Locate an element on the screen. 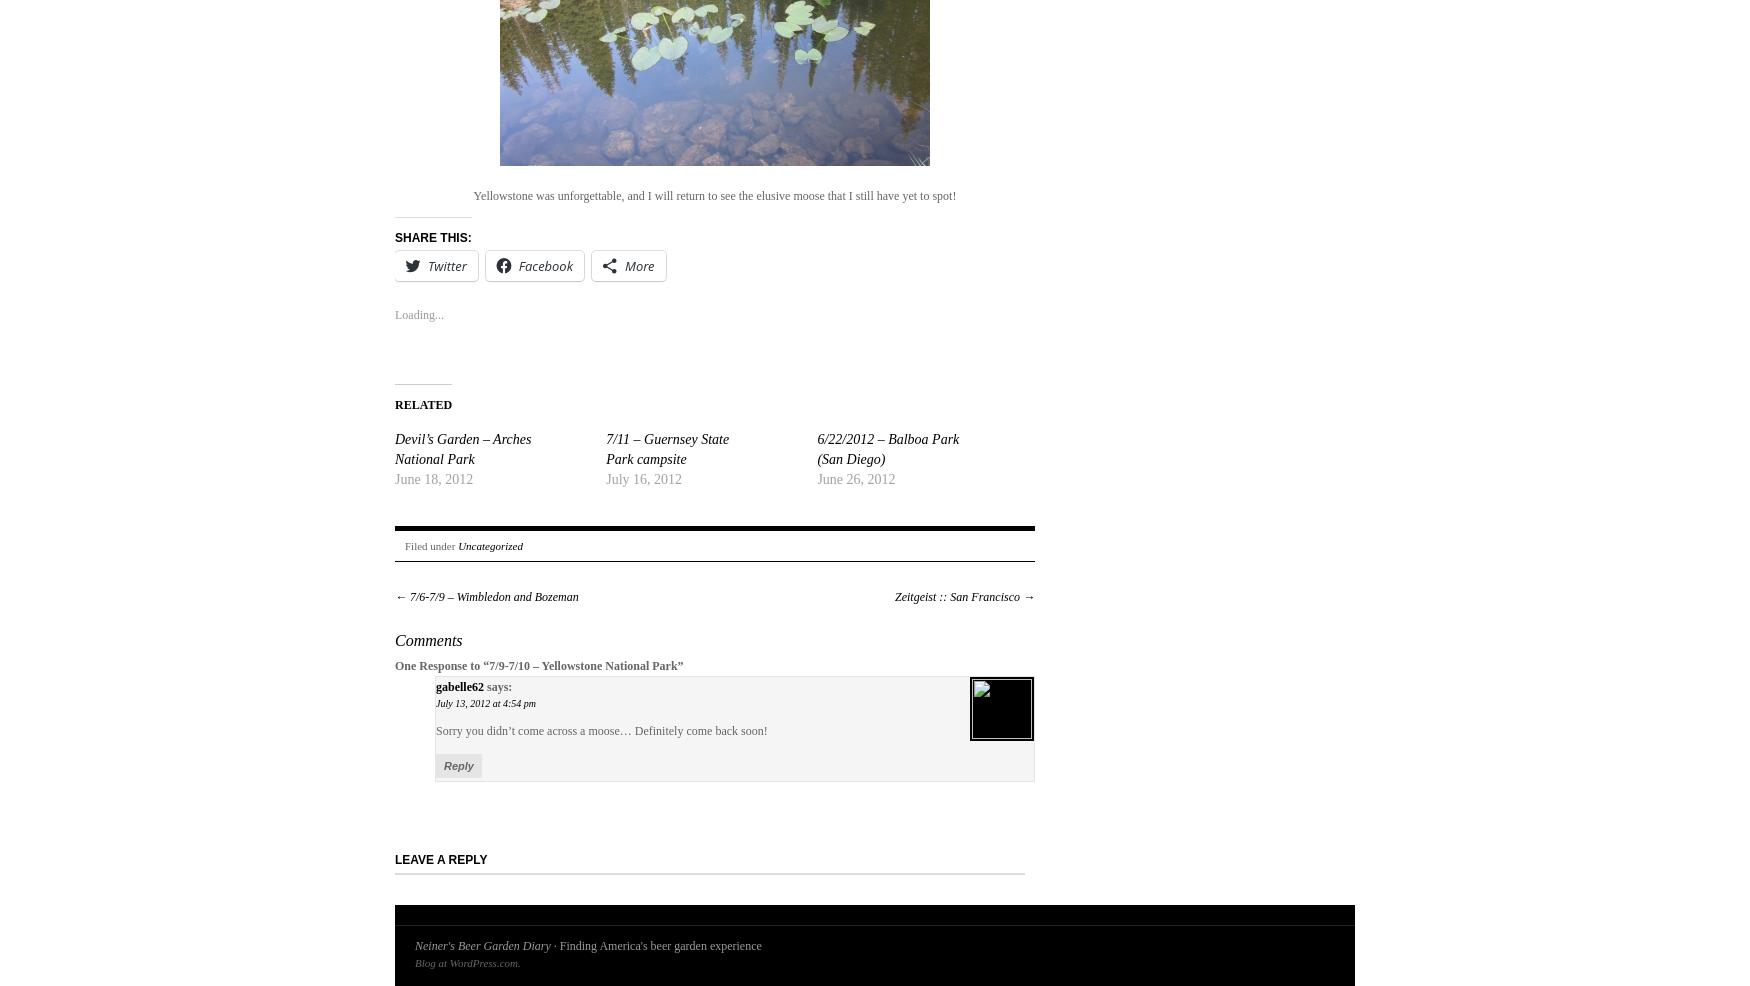 The height and width of the screenshot is (986, 1750). 'July 13, 2012 at 4:54 pm' is located at coordinates (485, 702).